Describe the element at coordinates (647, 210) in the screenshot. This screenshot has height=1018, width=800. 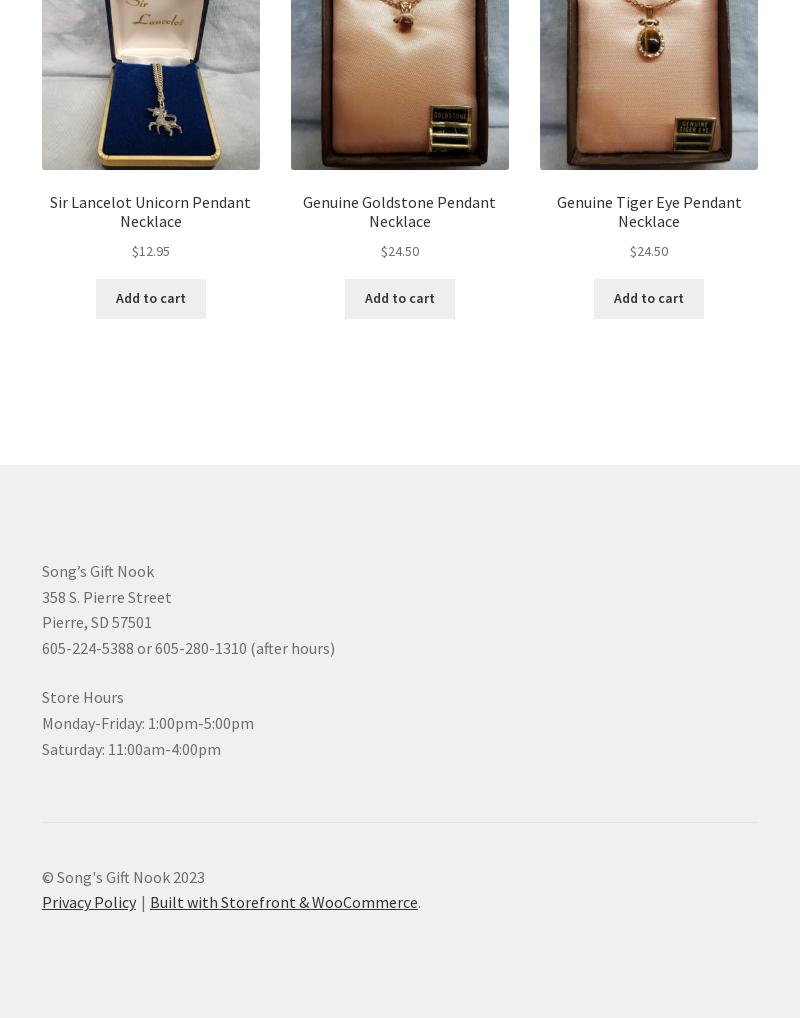
I see `'Genuine Tiger Eye Pendant Necklace'` at that location.